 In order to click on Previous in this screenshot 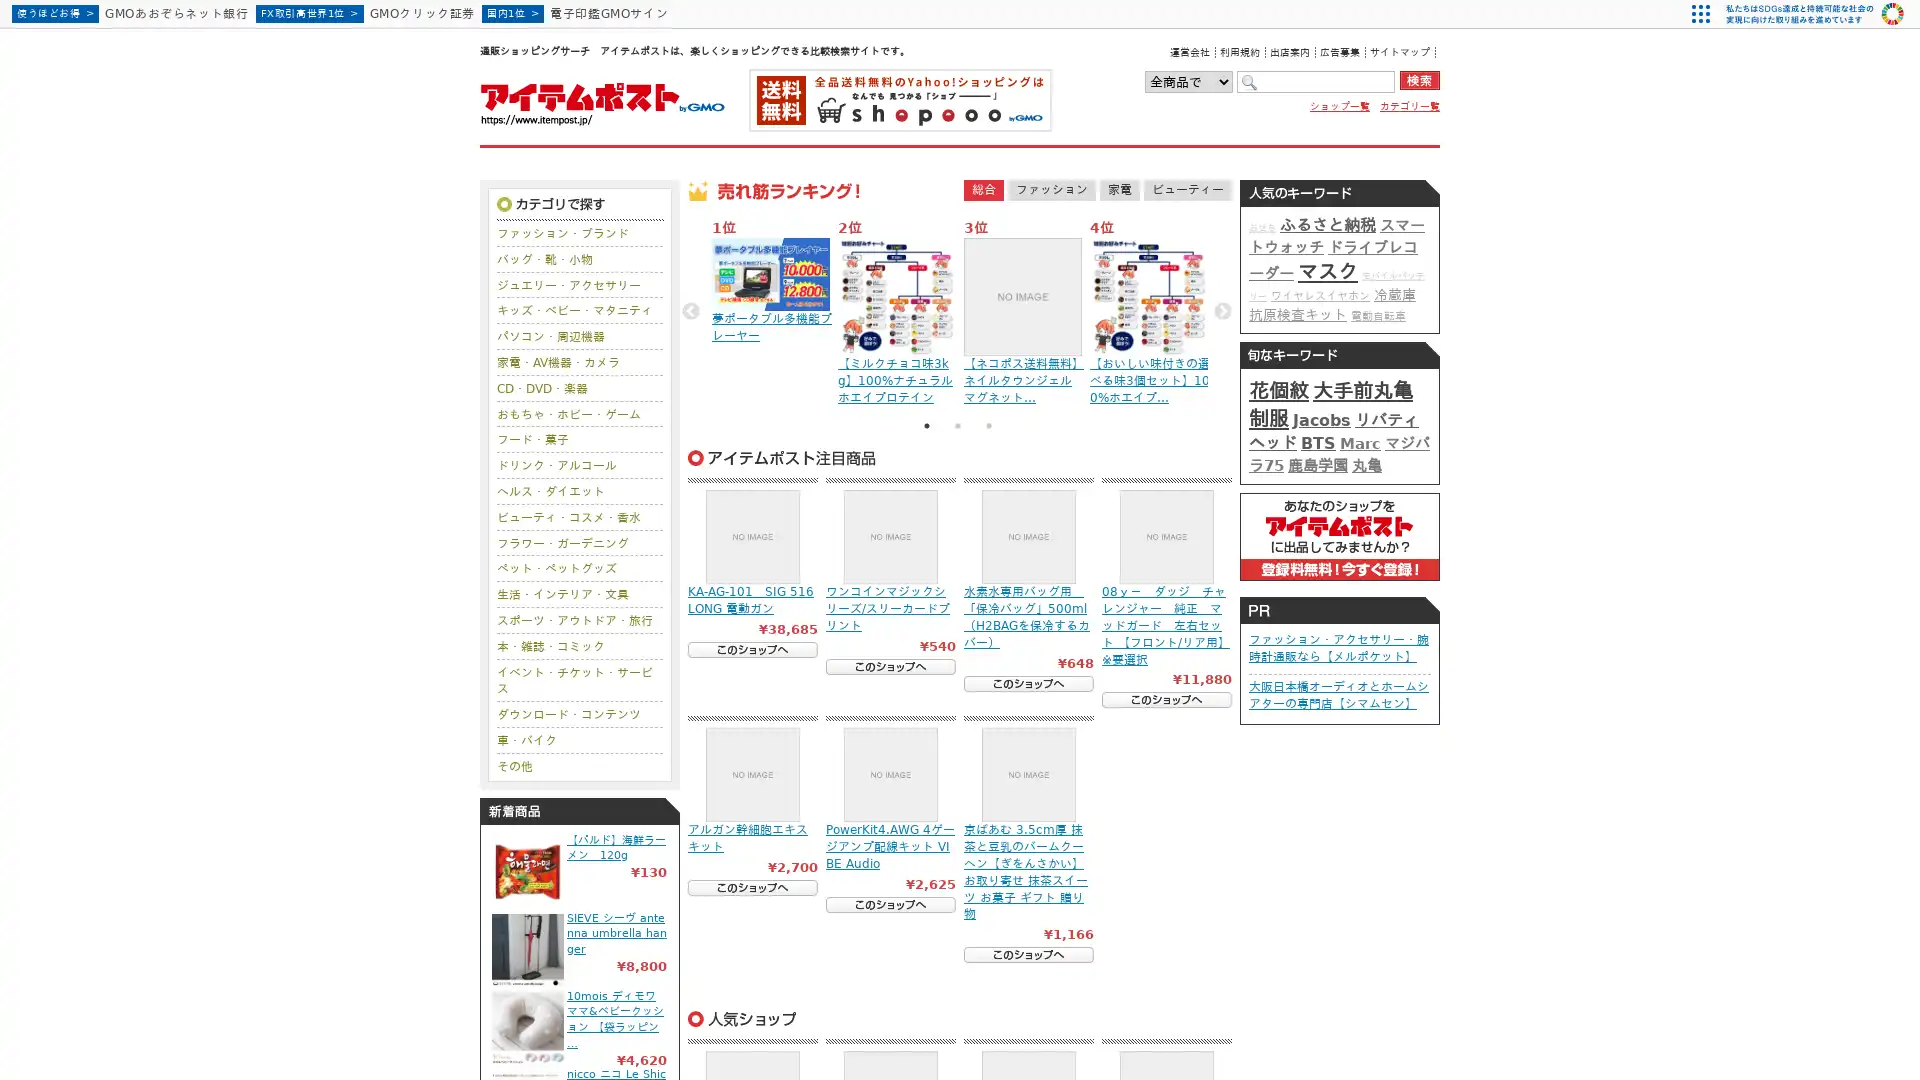, I will do `click(691, 312)`.